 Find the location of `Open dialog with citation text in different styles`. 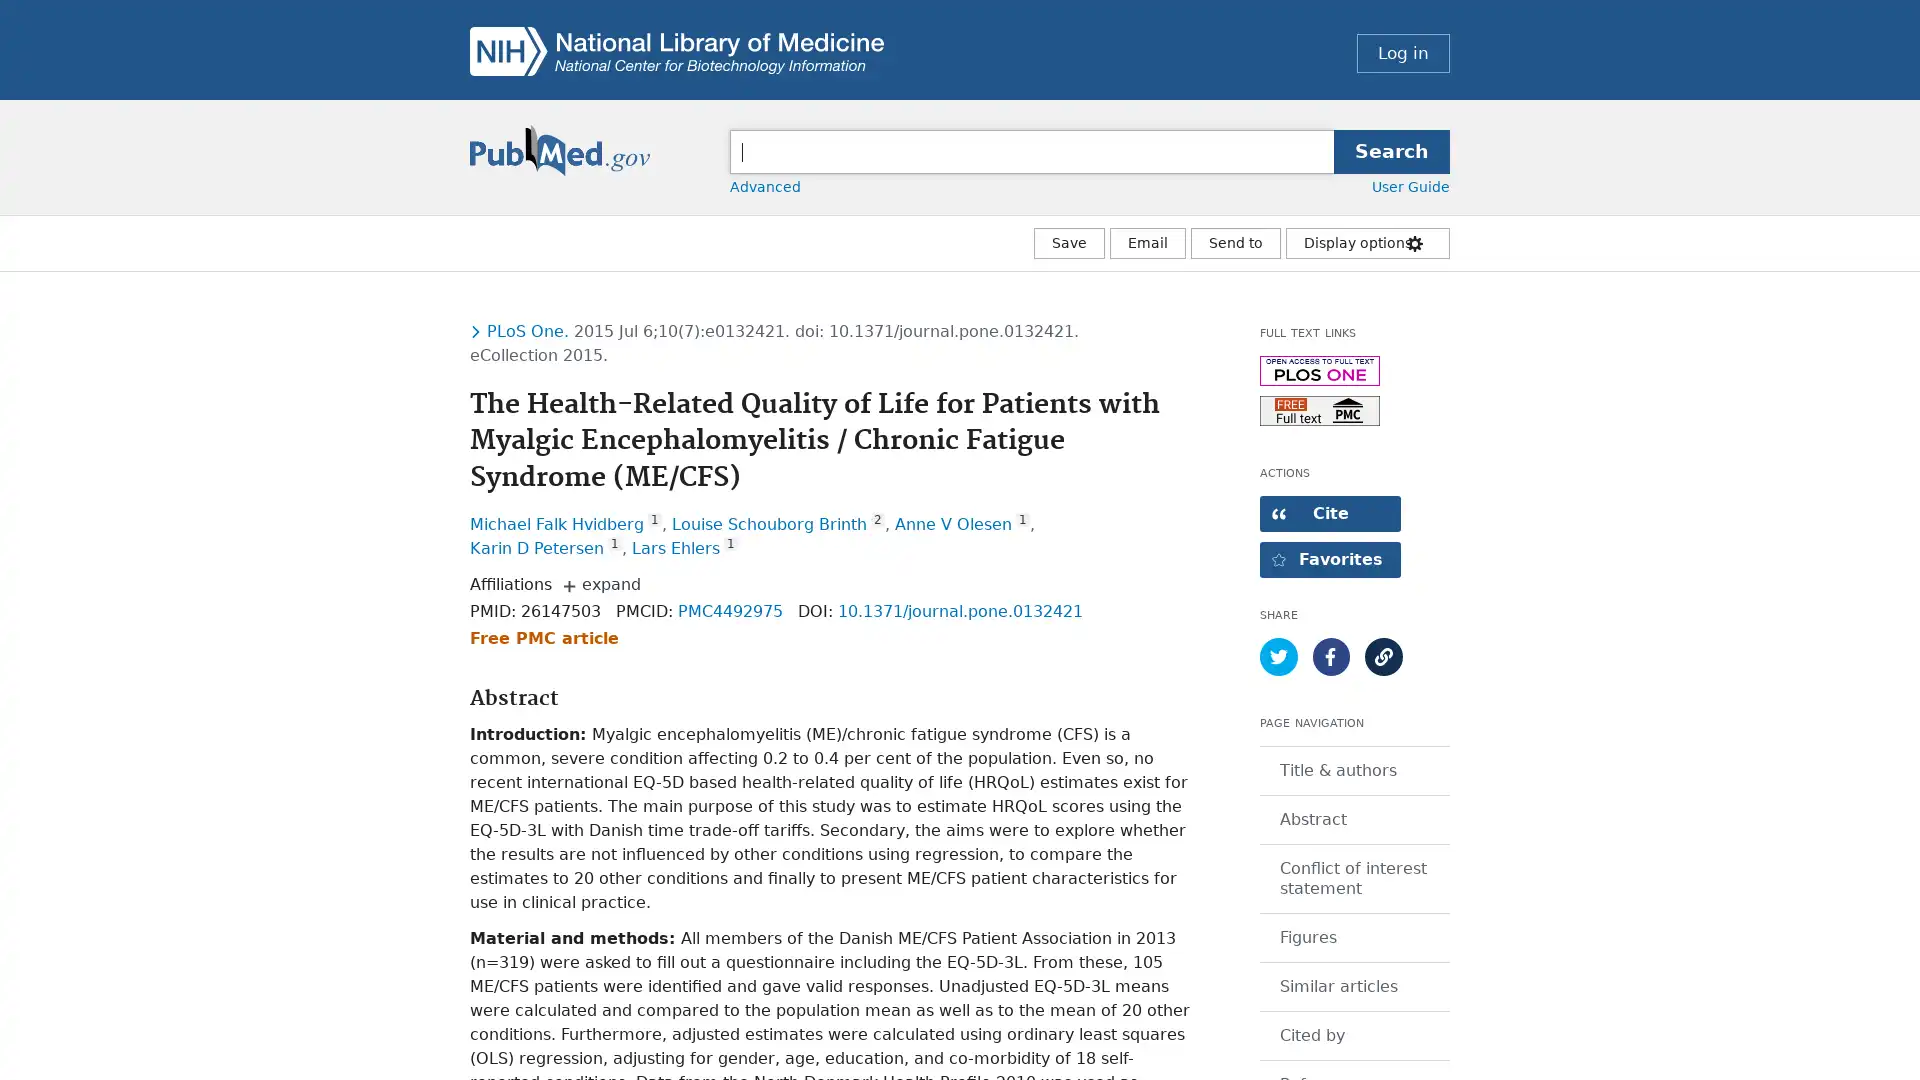

Open dialog with citation text in different styles is located at coordinates (1330, 512).